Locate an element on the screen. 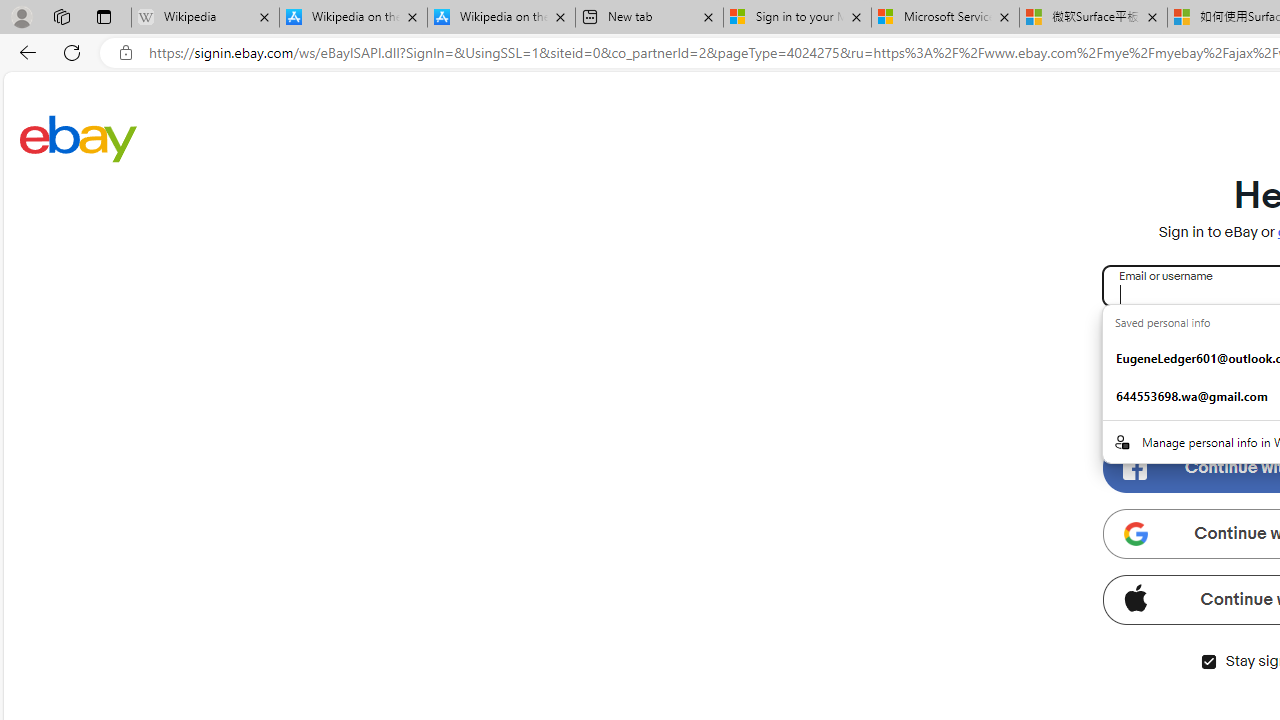 Image resolution: width=1280 pixels, height=720 pixels. 'Wikipedia - Sleeping' is located at coordinates (205, 17).